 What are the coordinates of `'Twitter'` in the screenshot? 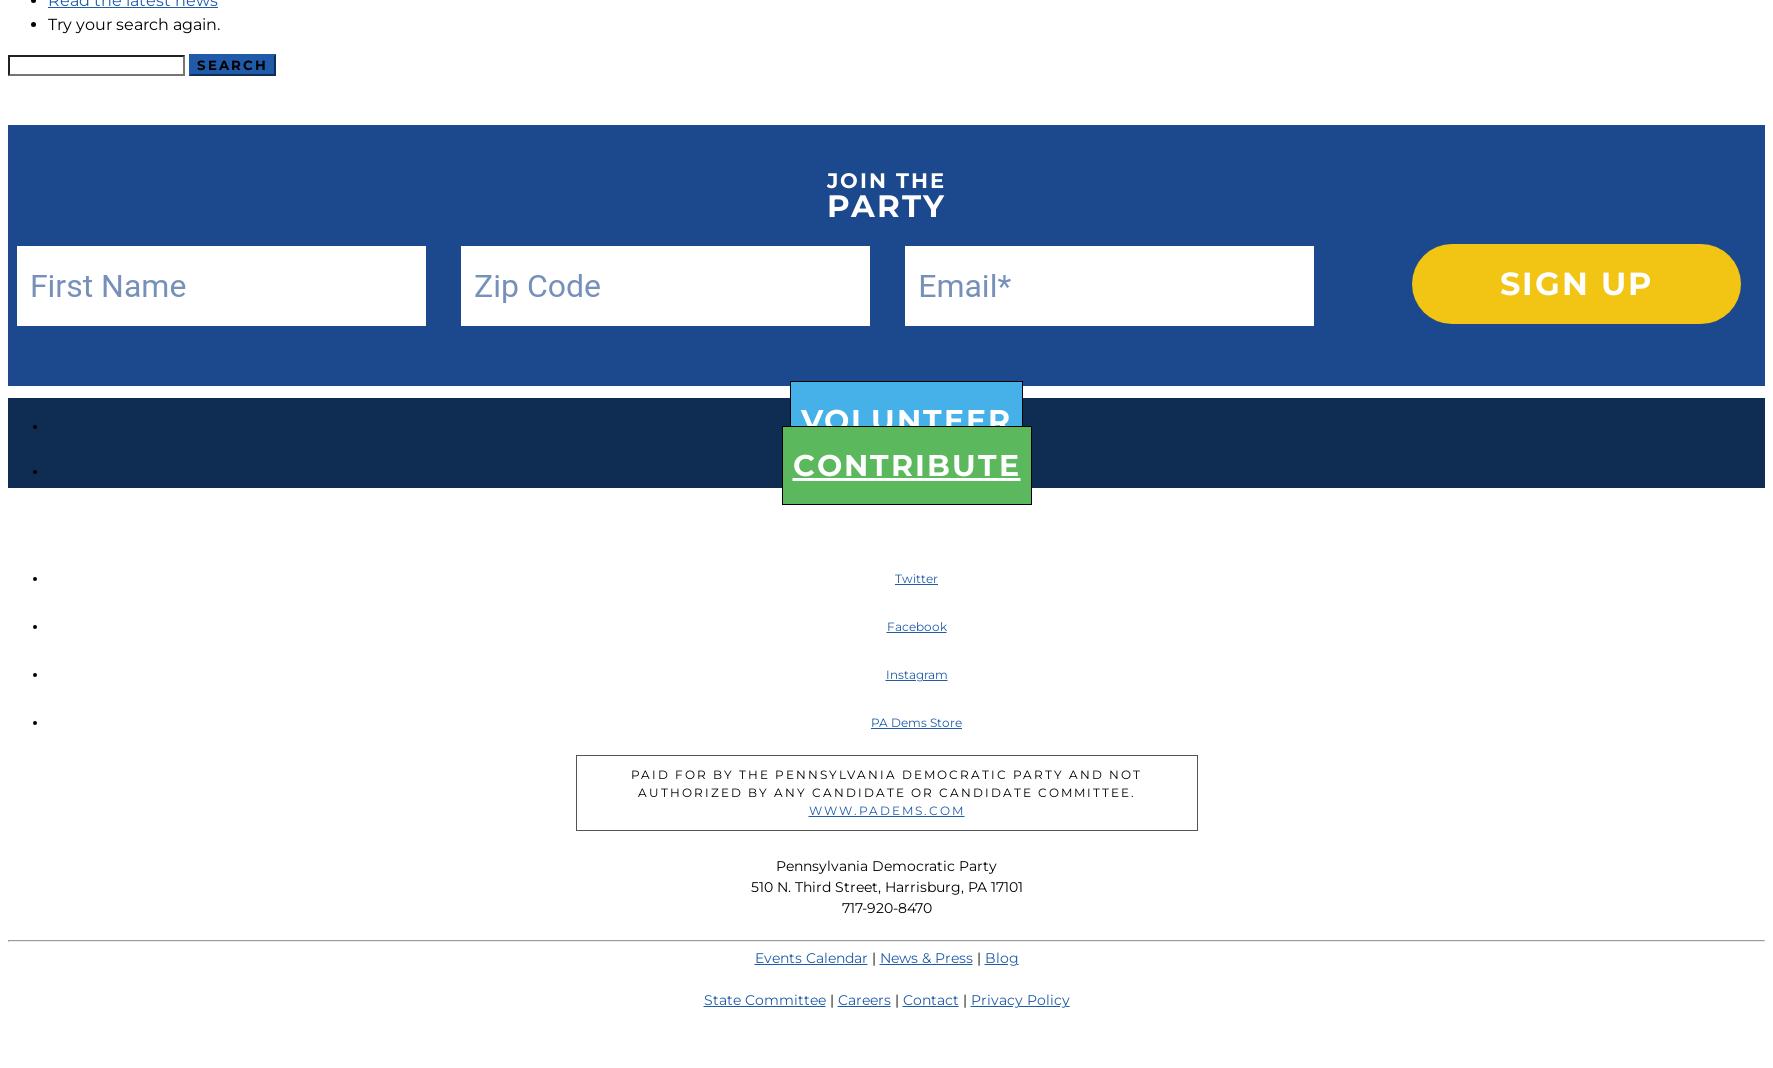 It's located at (916, 577).